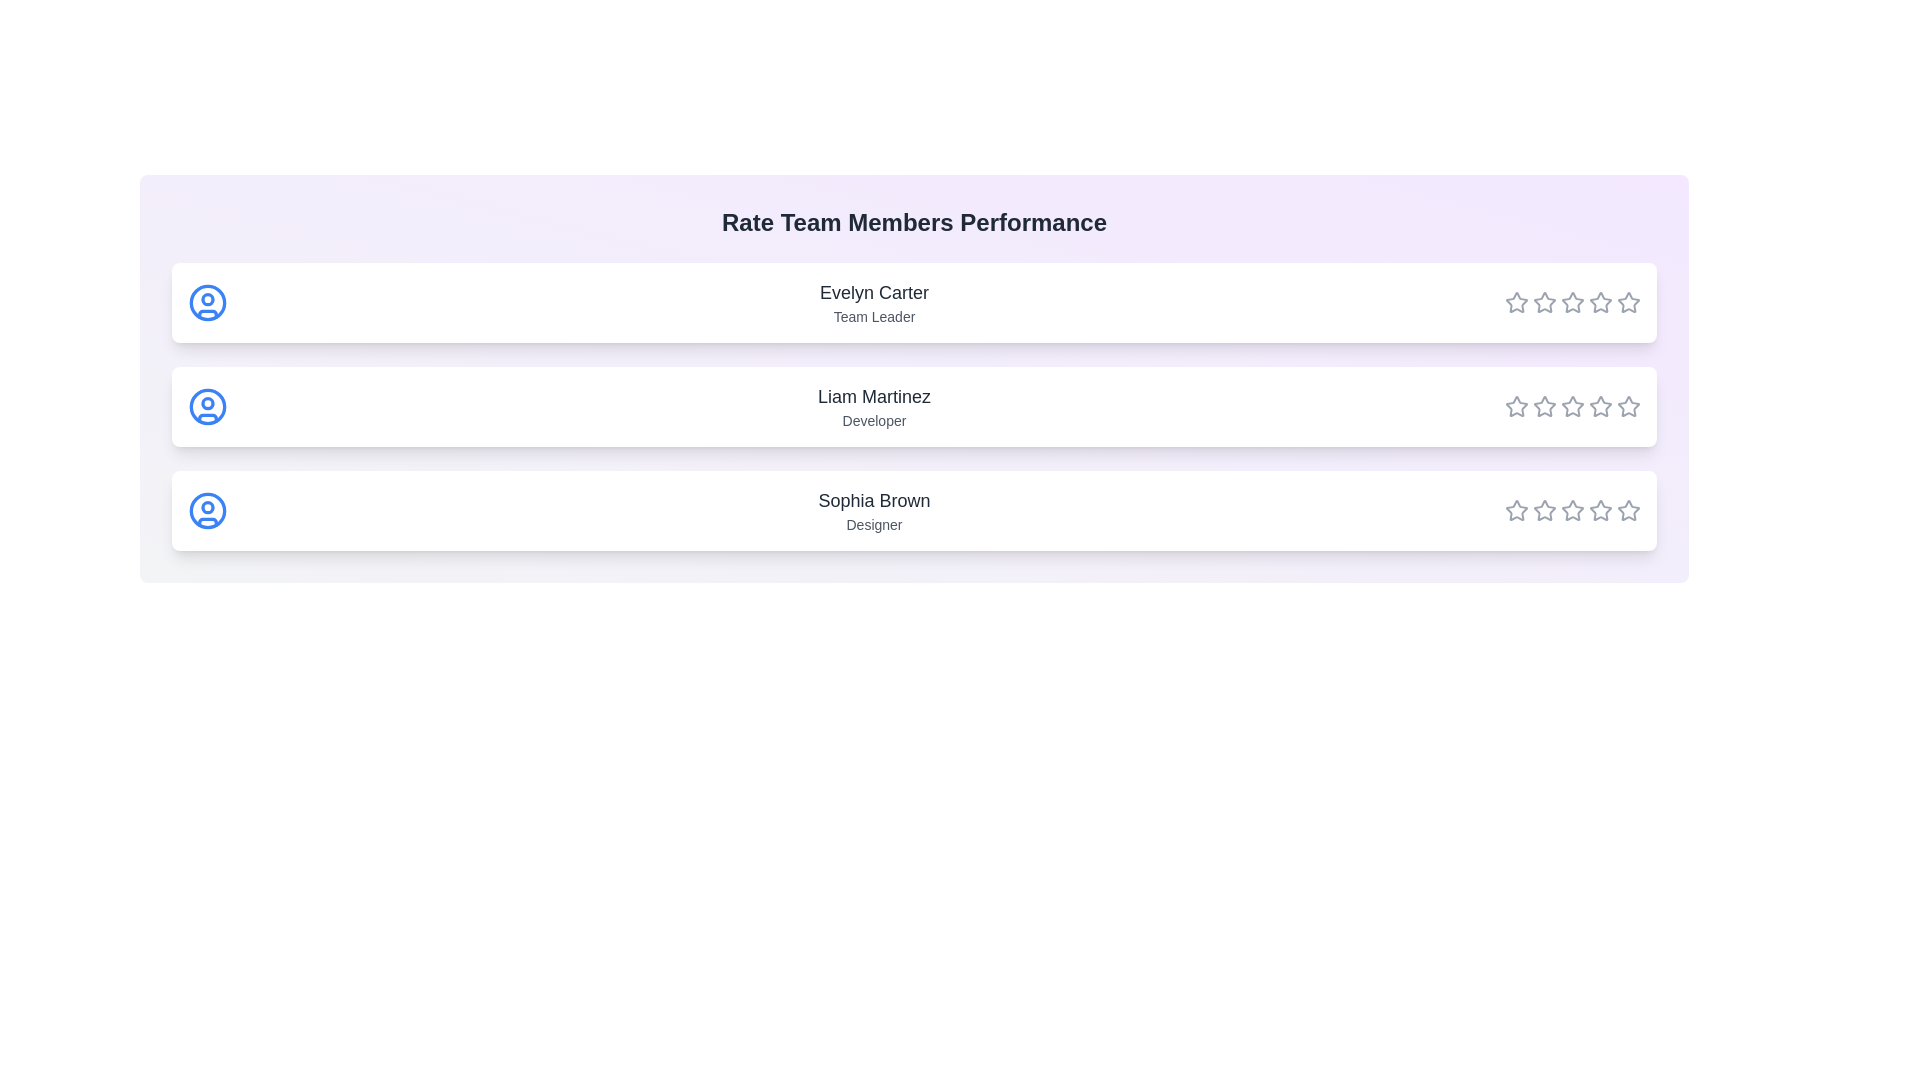  Describe the element at coordinates (207, 406) in the screenshot. I see `the user icon for Liam Martinez` at that location.